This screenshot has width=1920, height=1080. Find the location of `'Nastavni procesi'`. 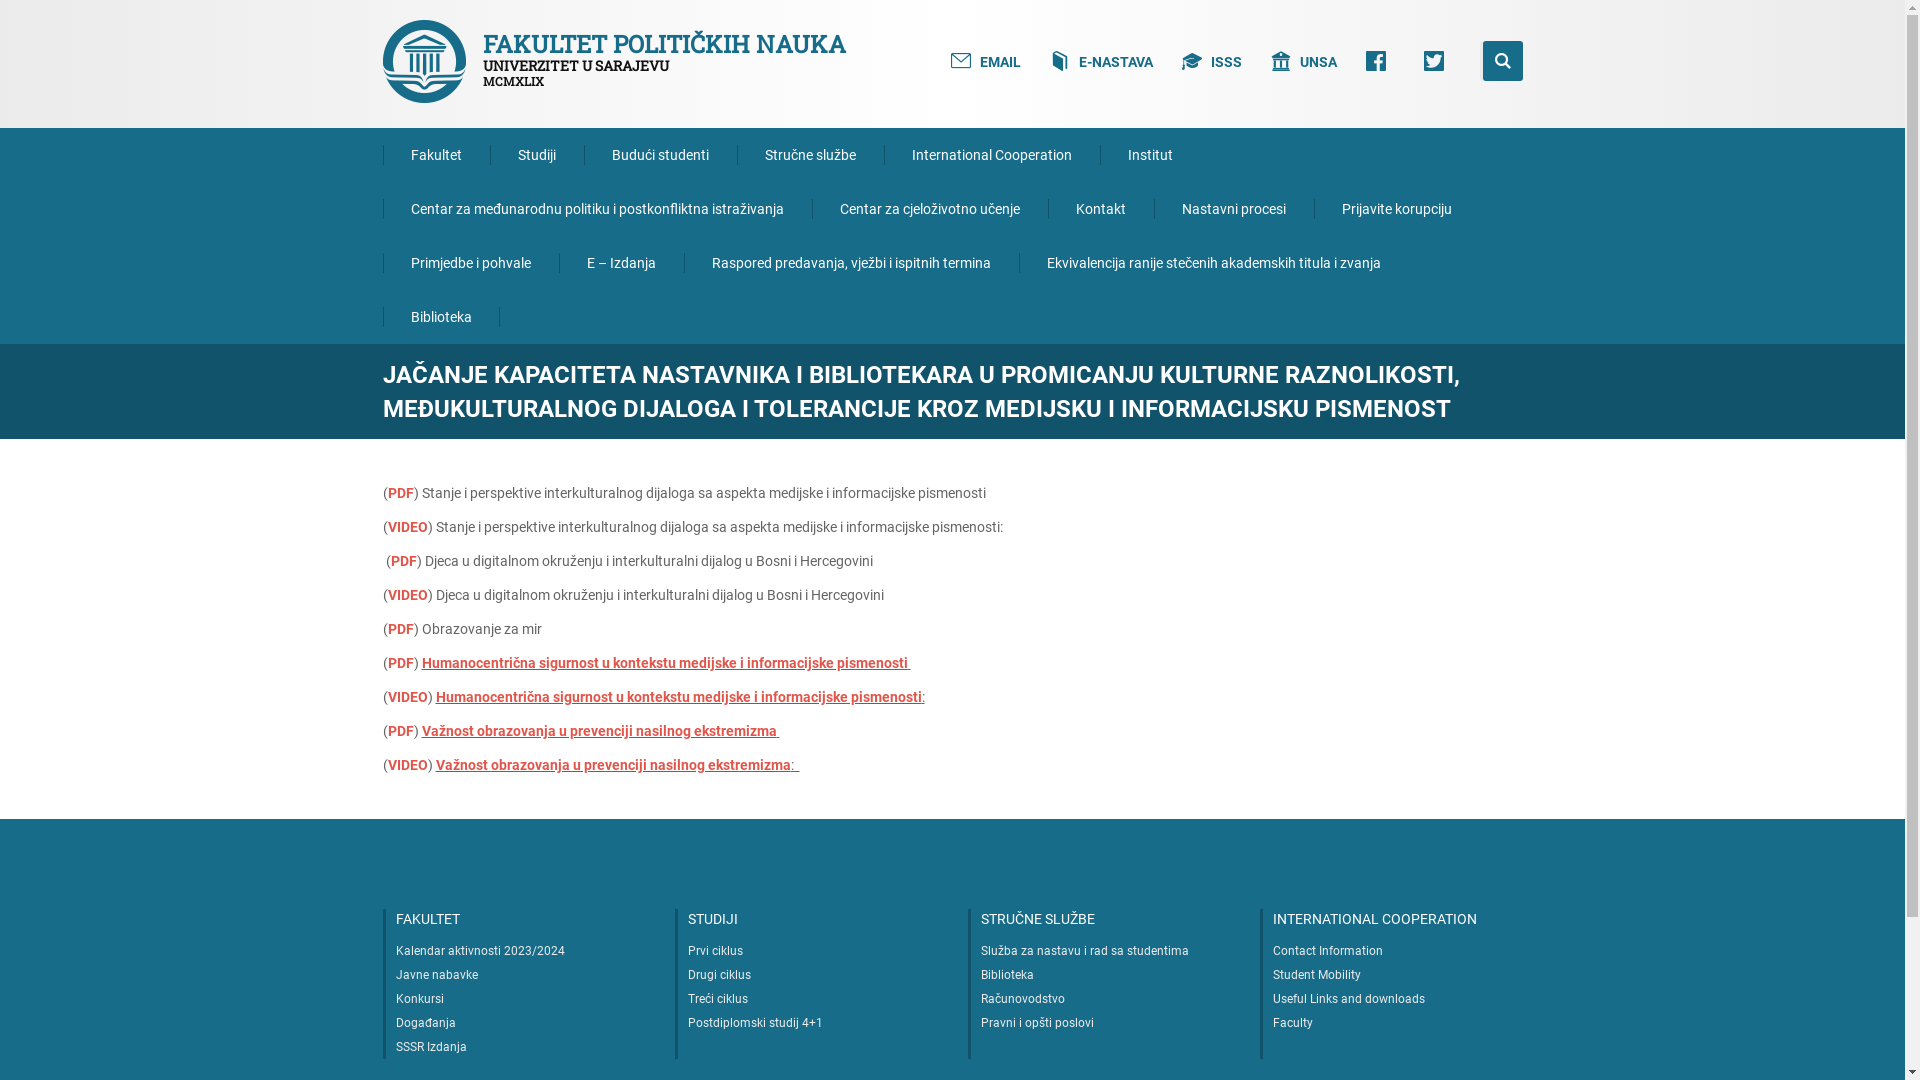

'Nastavni procesi' is located at coordinates (1232, 208).